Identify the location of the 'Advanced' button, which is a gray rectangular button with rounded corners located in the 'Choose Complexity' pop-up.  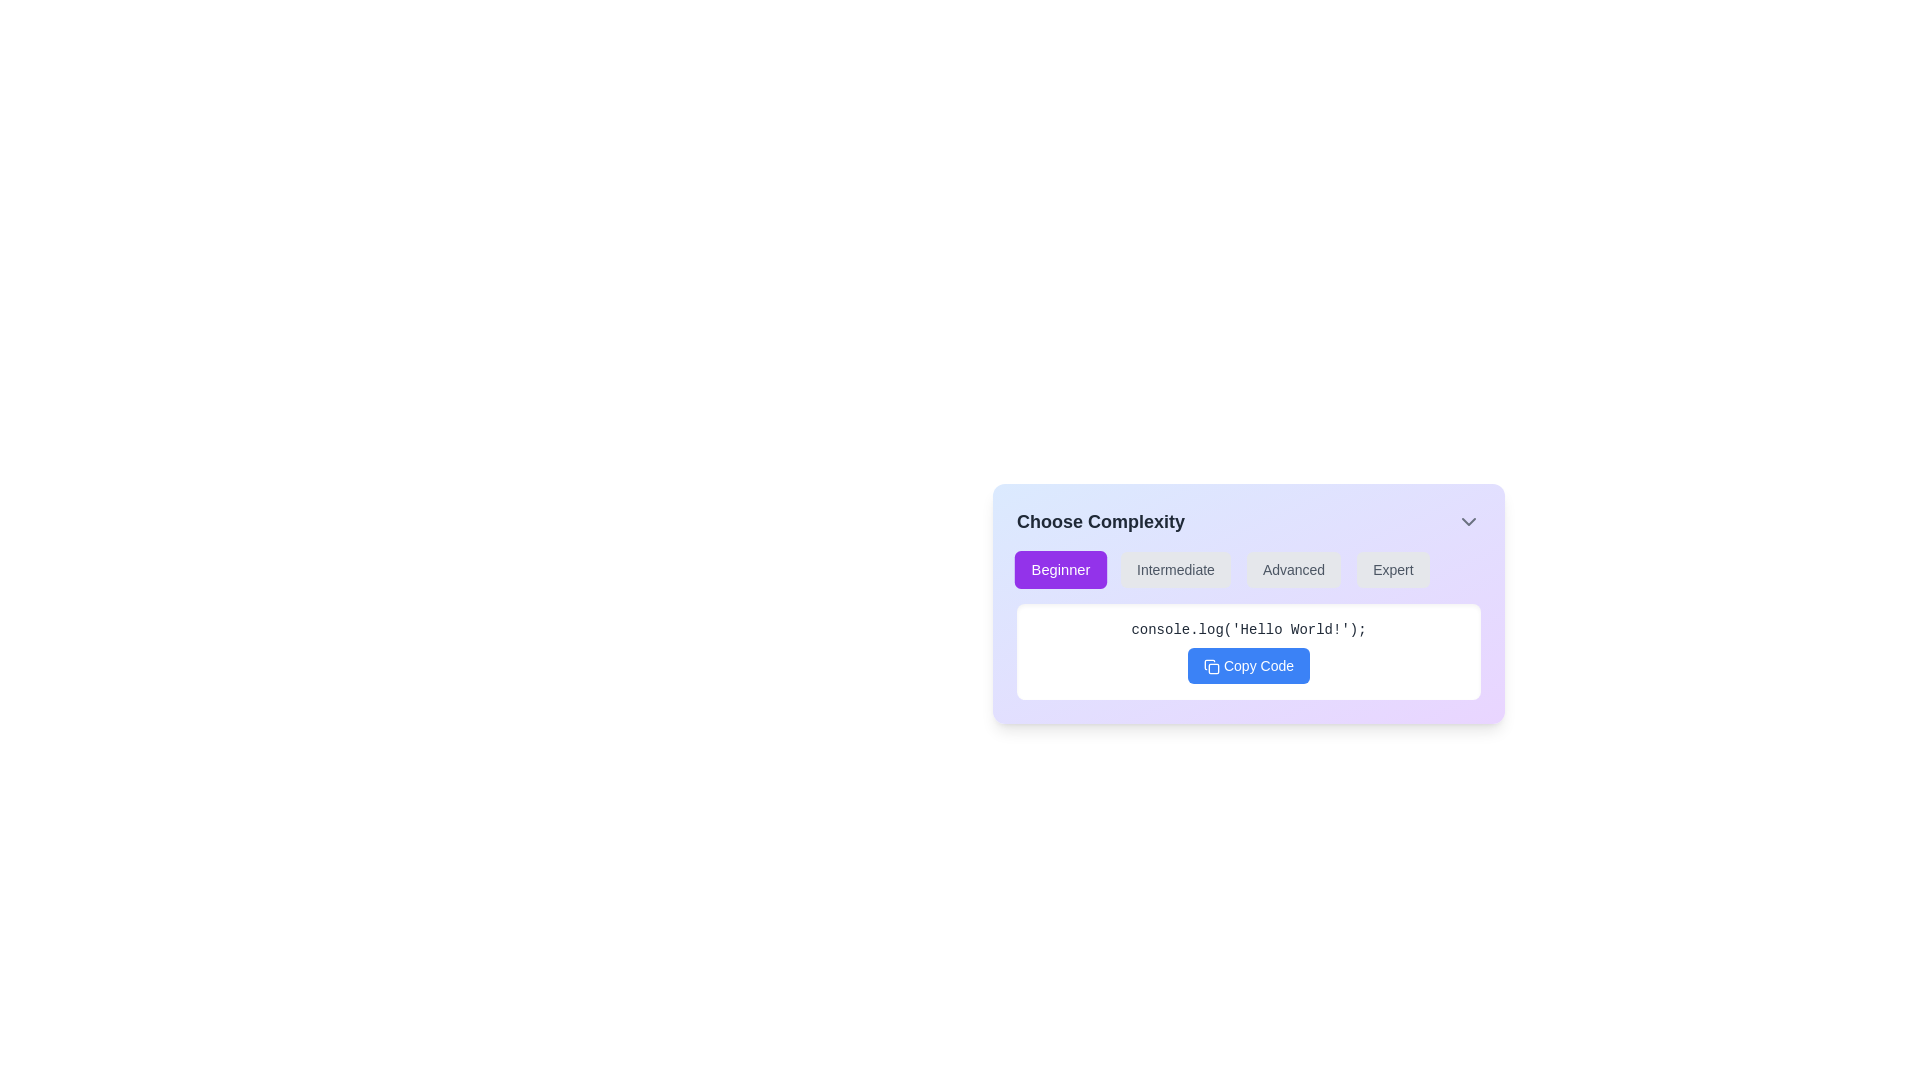
(1294, 570).